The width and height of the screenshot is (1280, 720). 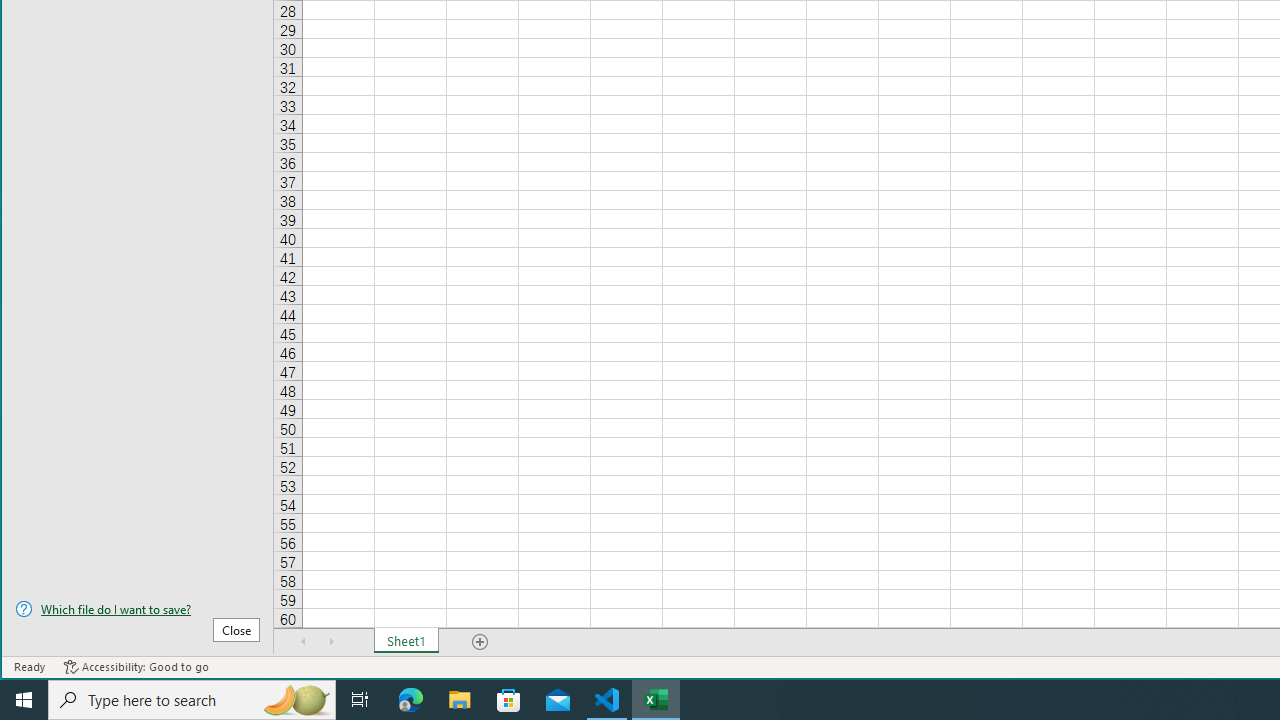 What do you see at coordinates (192, 698) in the screenshot?
I see `'Type here to search'` at bounding box center [192, 698].